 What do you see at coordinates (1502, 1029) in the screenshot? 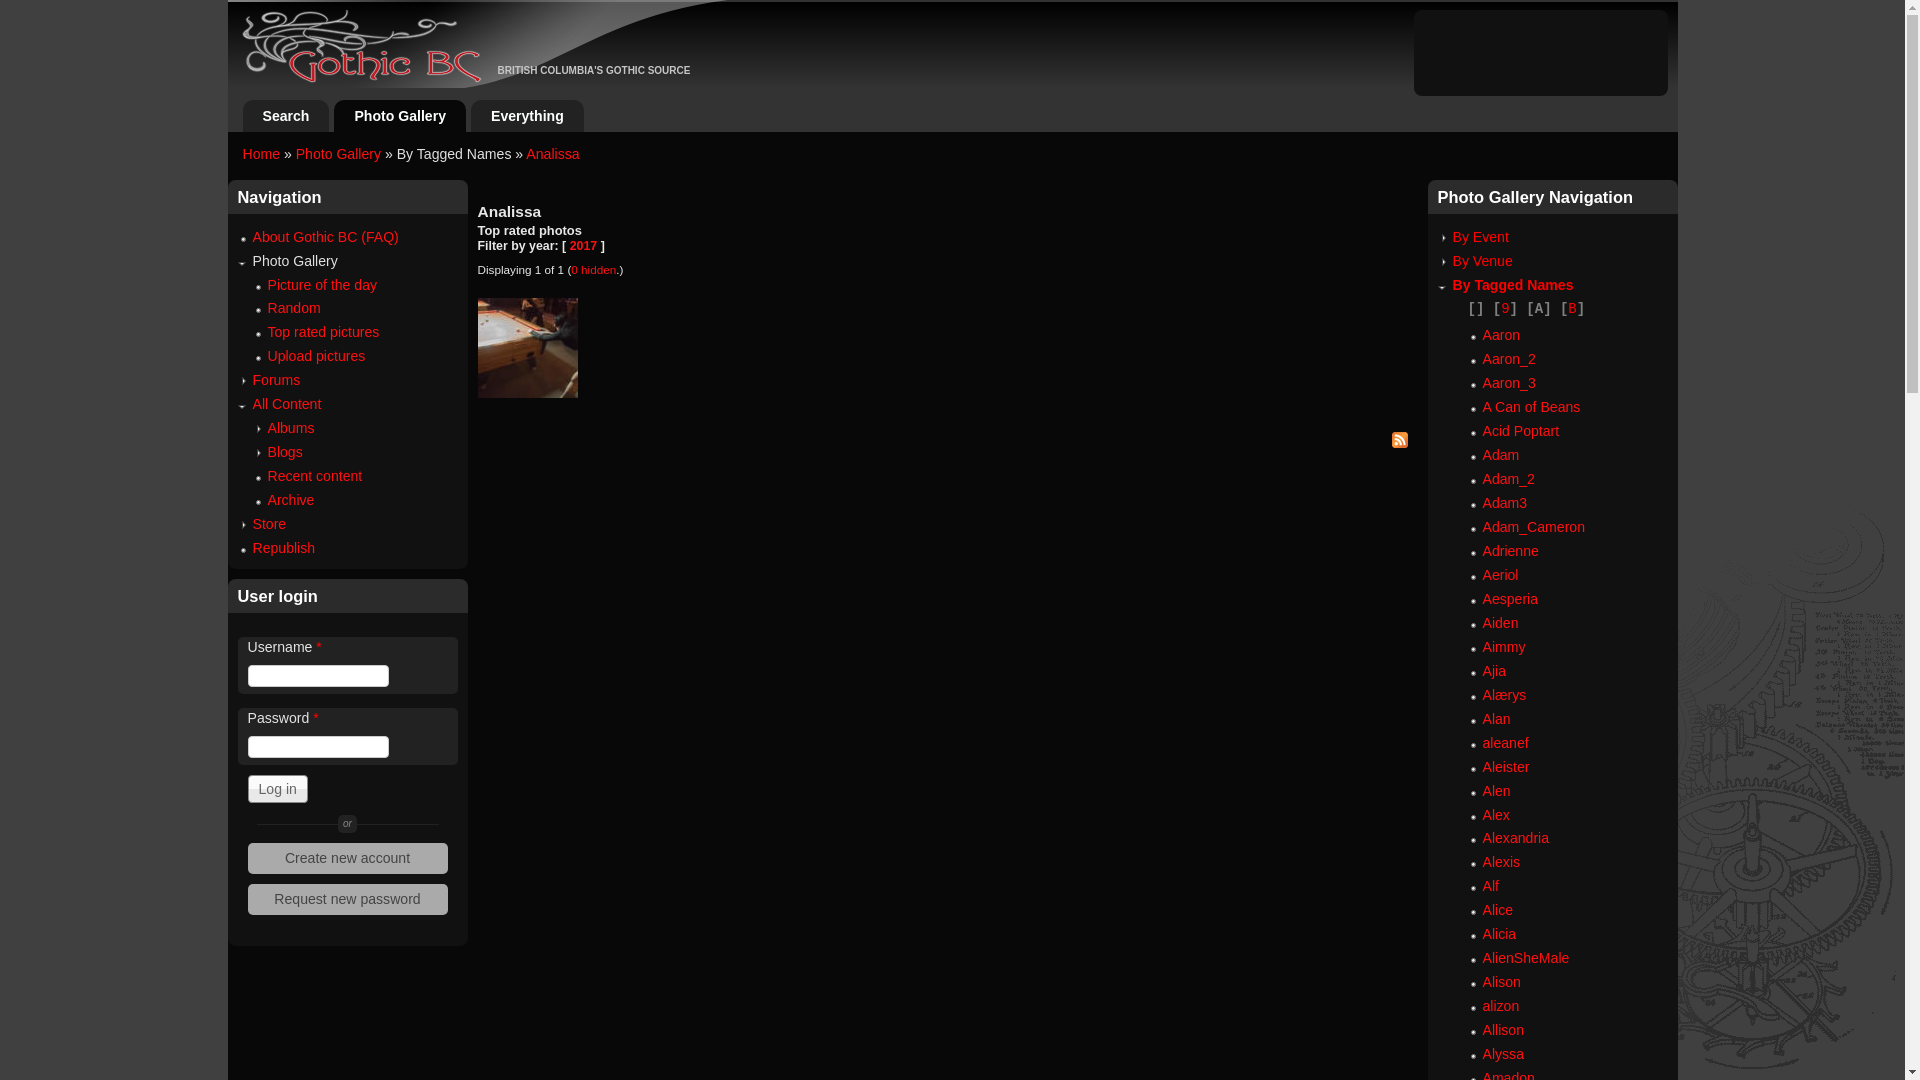
I see `'Allison'` at bounding box center [1502, 1029].